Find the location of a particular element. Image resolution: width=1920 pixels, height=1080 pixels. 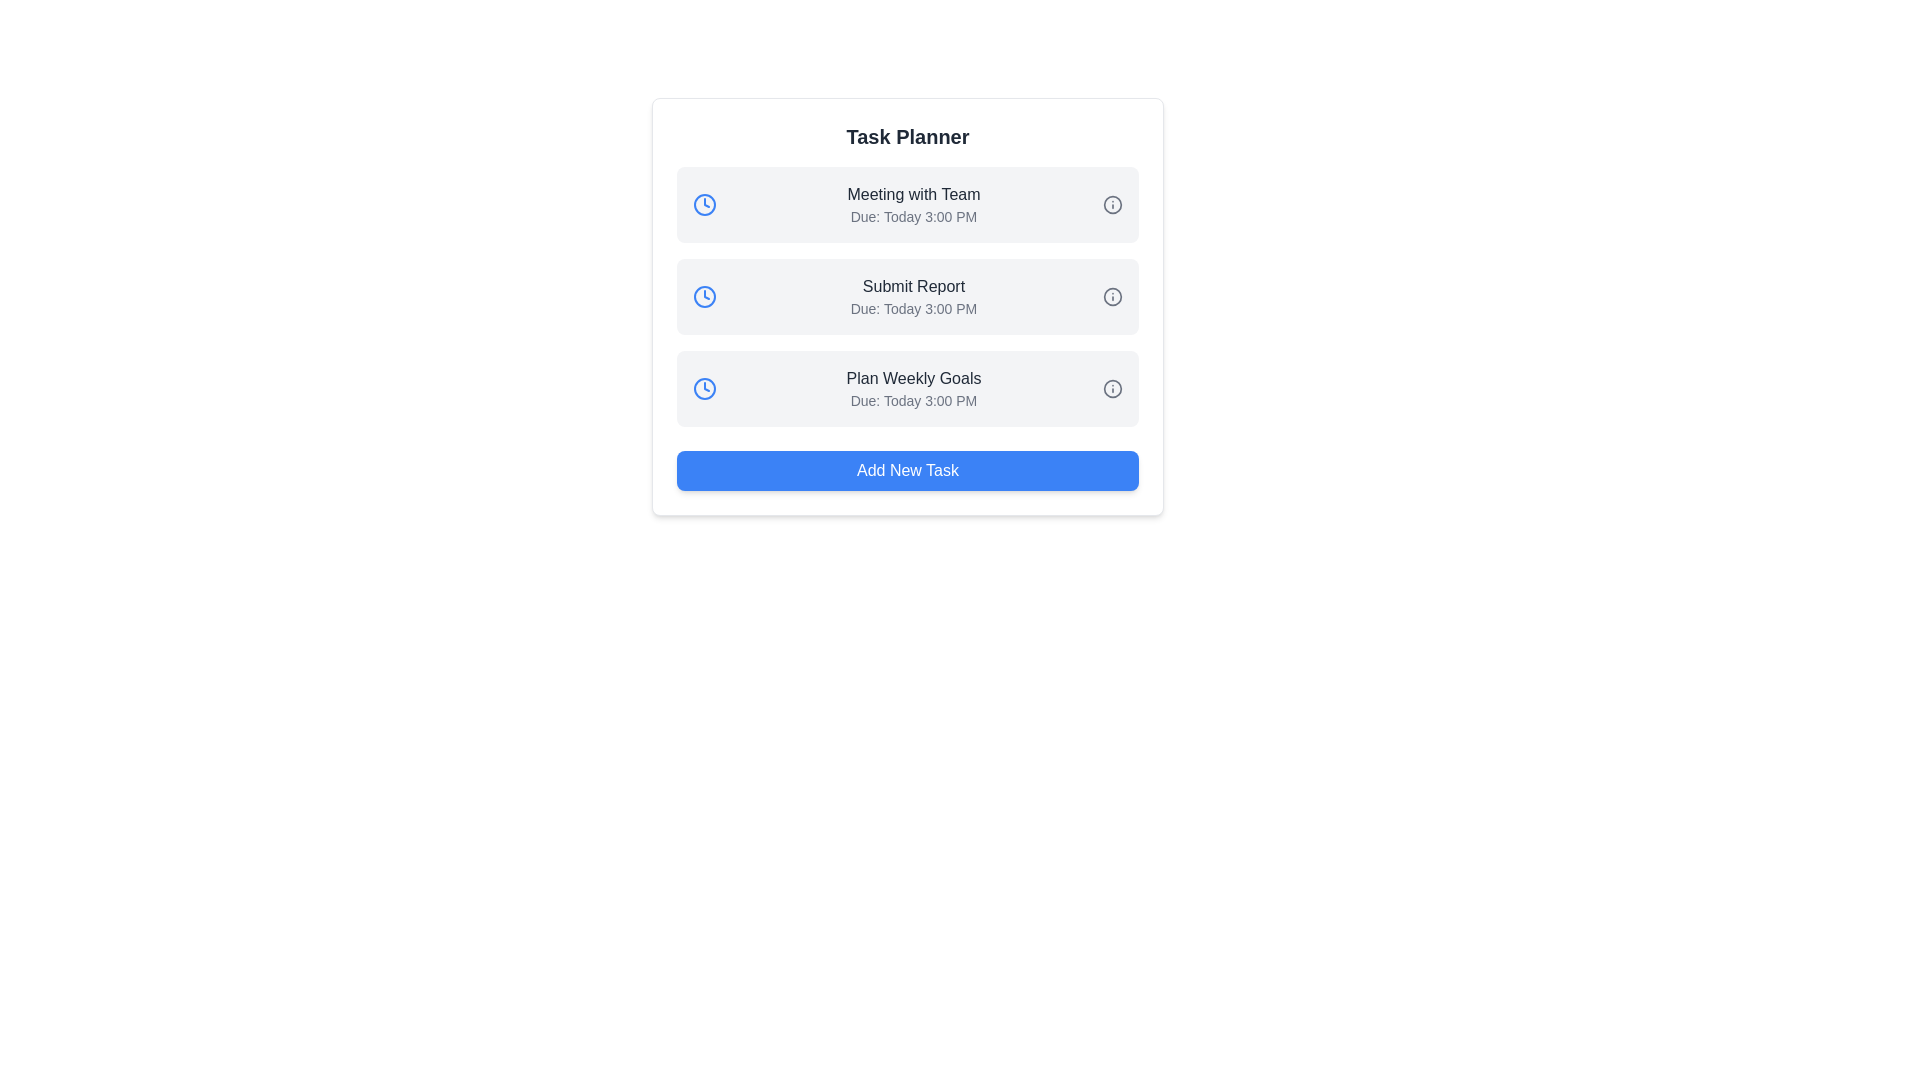

the static text label conveying the due date and time for the task 'Meeting with Team', which is located directly below the task header is located at coordinates (912, 216).